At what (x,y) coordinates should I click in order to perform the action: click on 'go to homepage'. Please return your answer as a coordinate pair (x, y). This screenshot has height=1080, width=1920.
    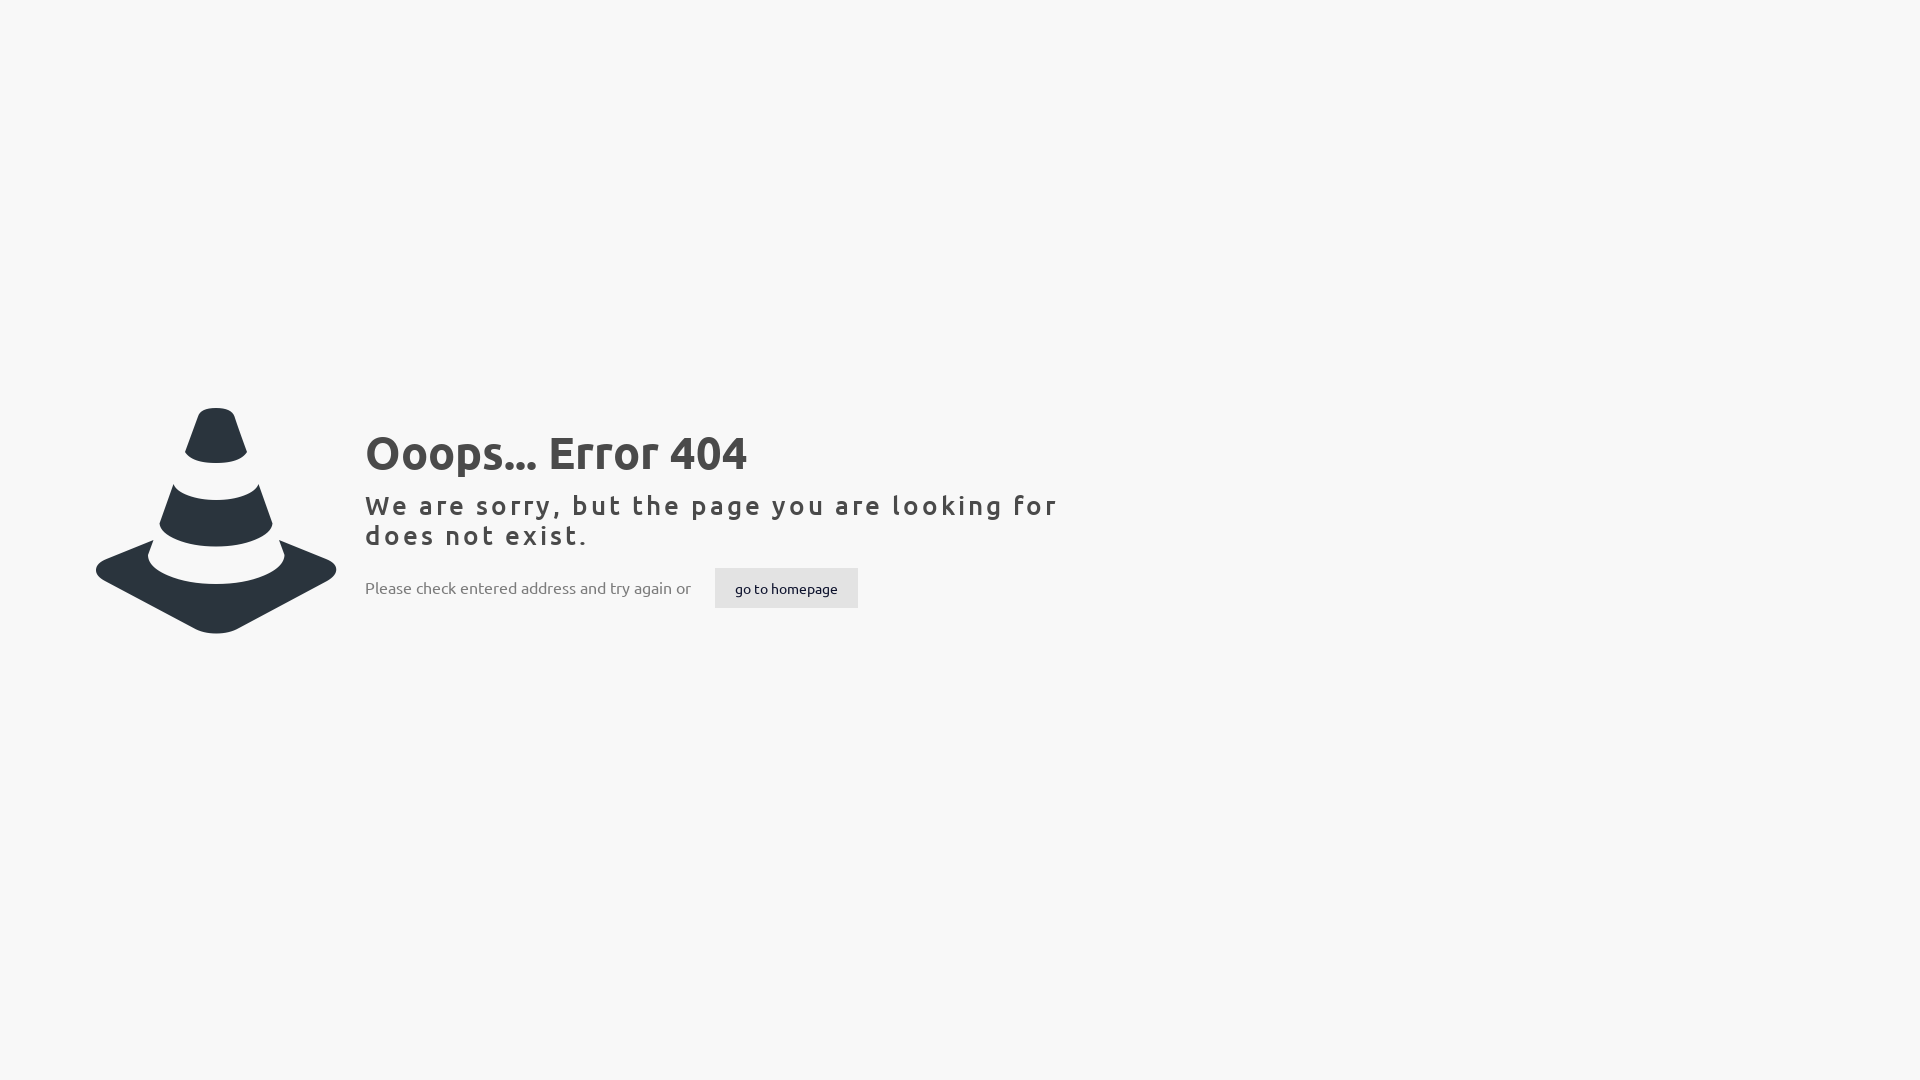
    Looking at the image, I should click on (785, 586).